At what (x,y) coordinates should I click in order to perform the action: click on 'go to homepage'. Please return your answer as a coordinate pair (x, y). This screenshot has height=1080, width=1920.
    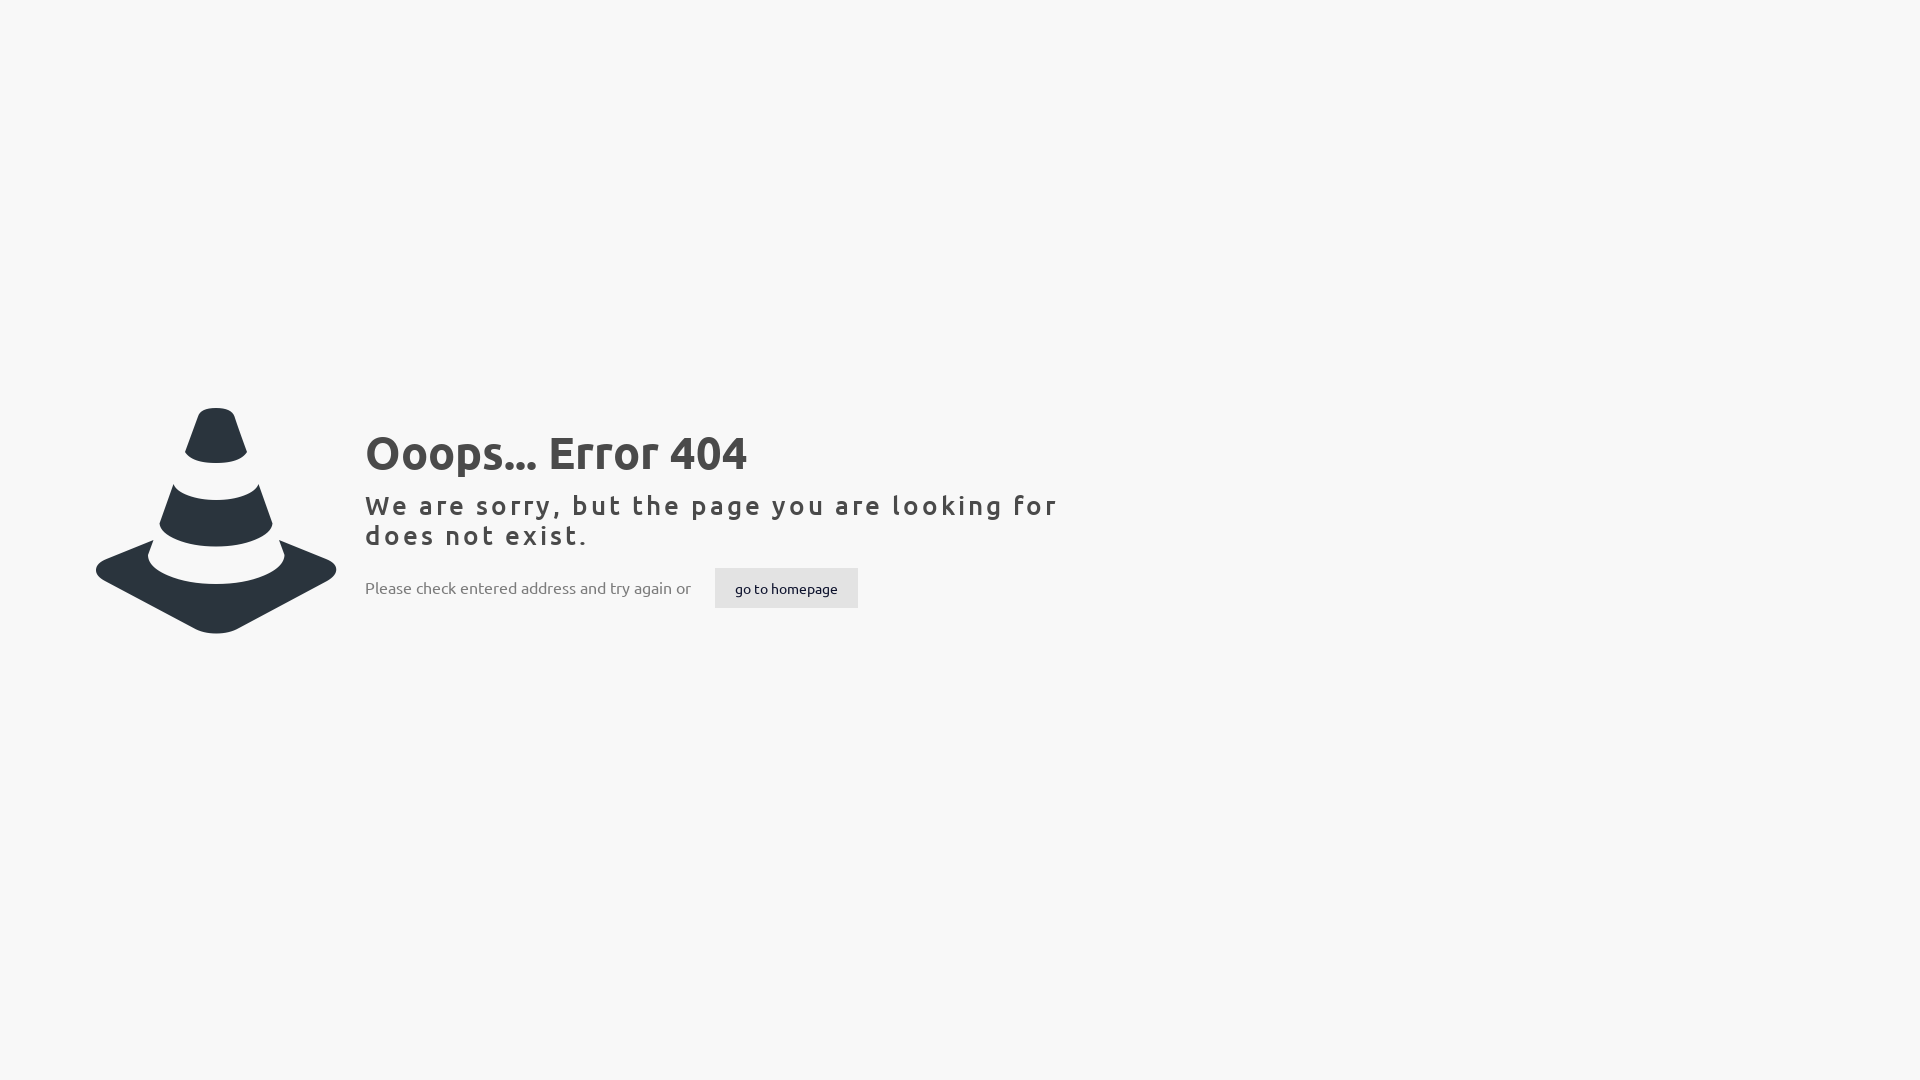
    Looking at the image, I should click on (785, 586).